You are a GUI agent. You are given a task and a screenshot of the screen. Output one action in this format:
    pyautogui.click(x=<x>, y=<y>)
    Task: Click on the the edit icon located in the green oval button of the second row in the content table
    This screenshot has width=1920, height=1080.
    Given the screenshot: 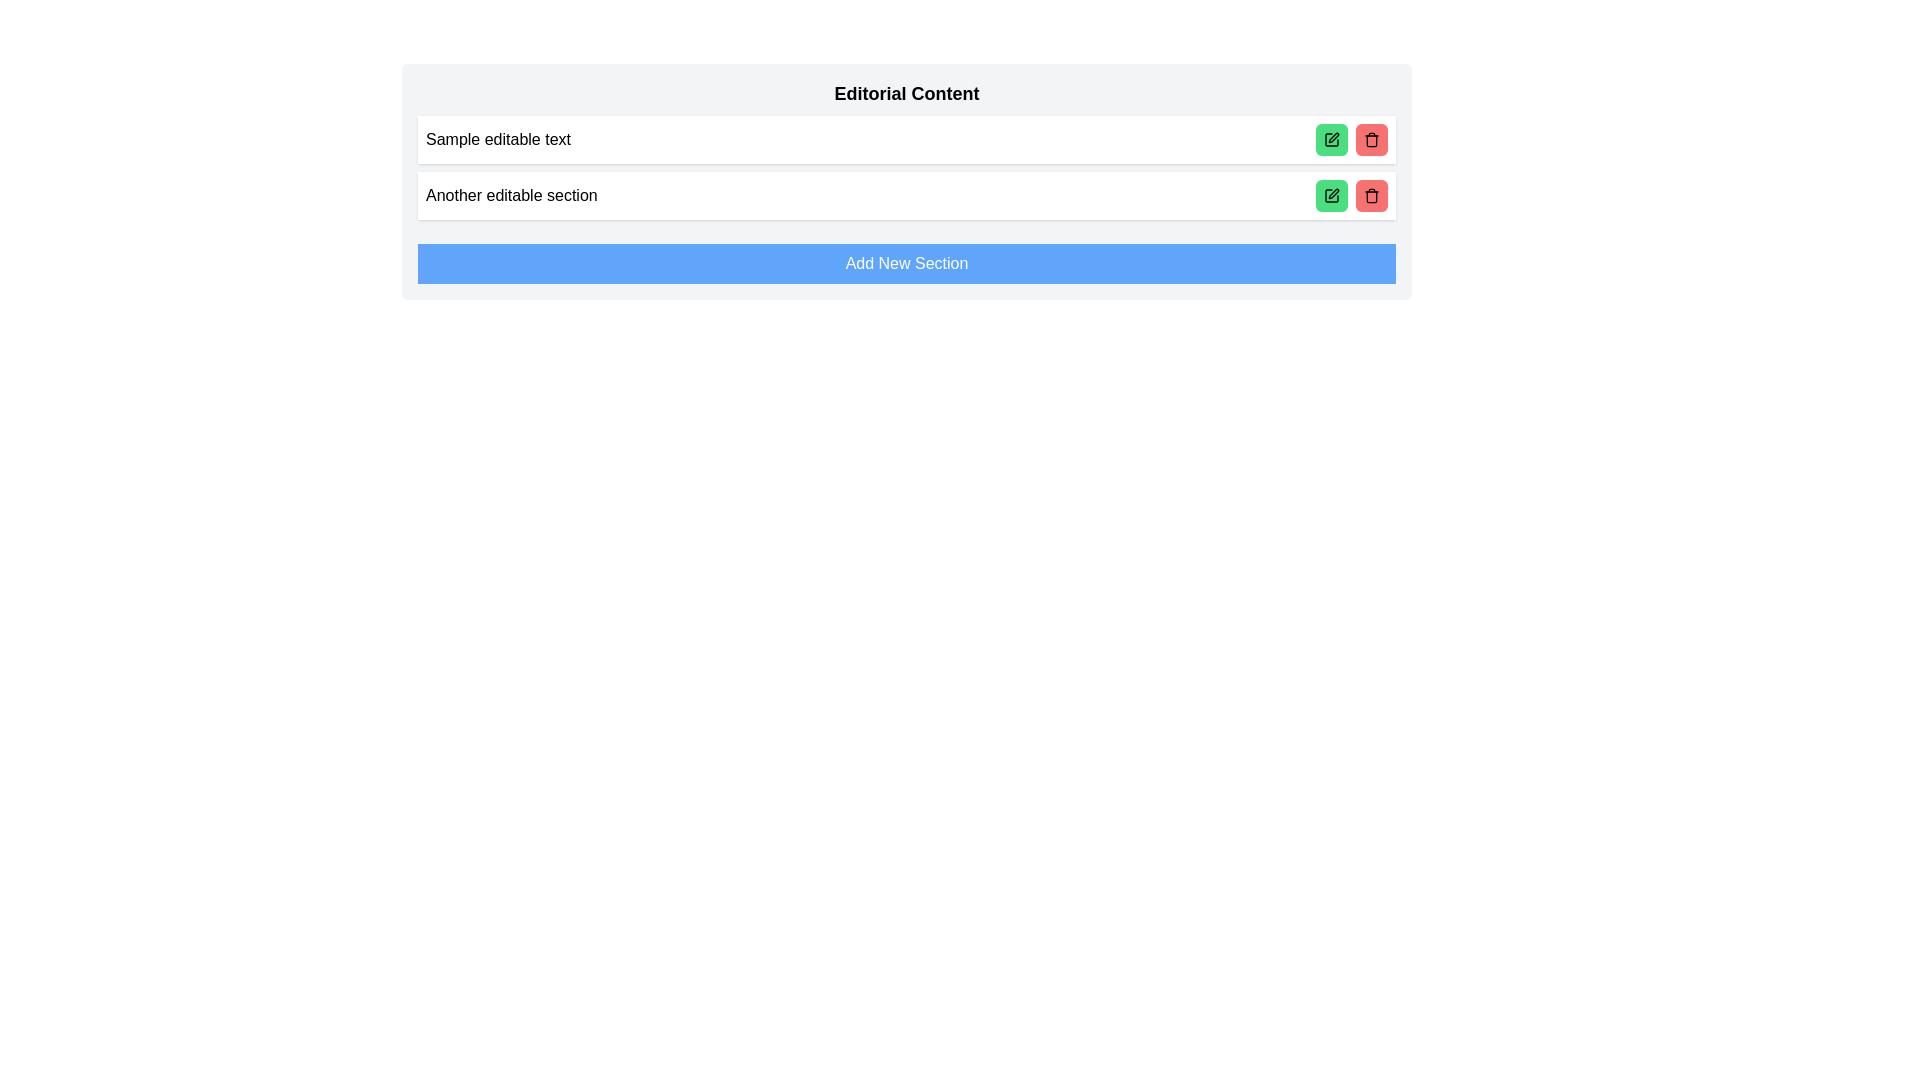 What is the action you would take?
    pyautogui.click(x=1331, y=196)
    